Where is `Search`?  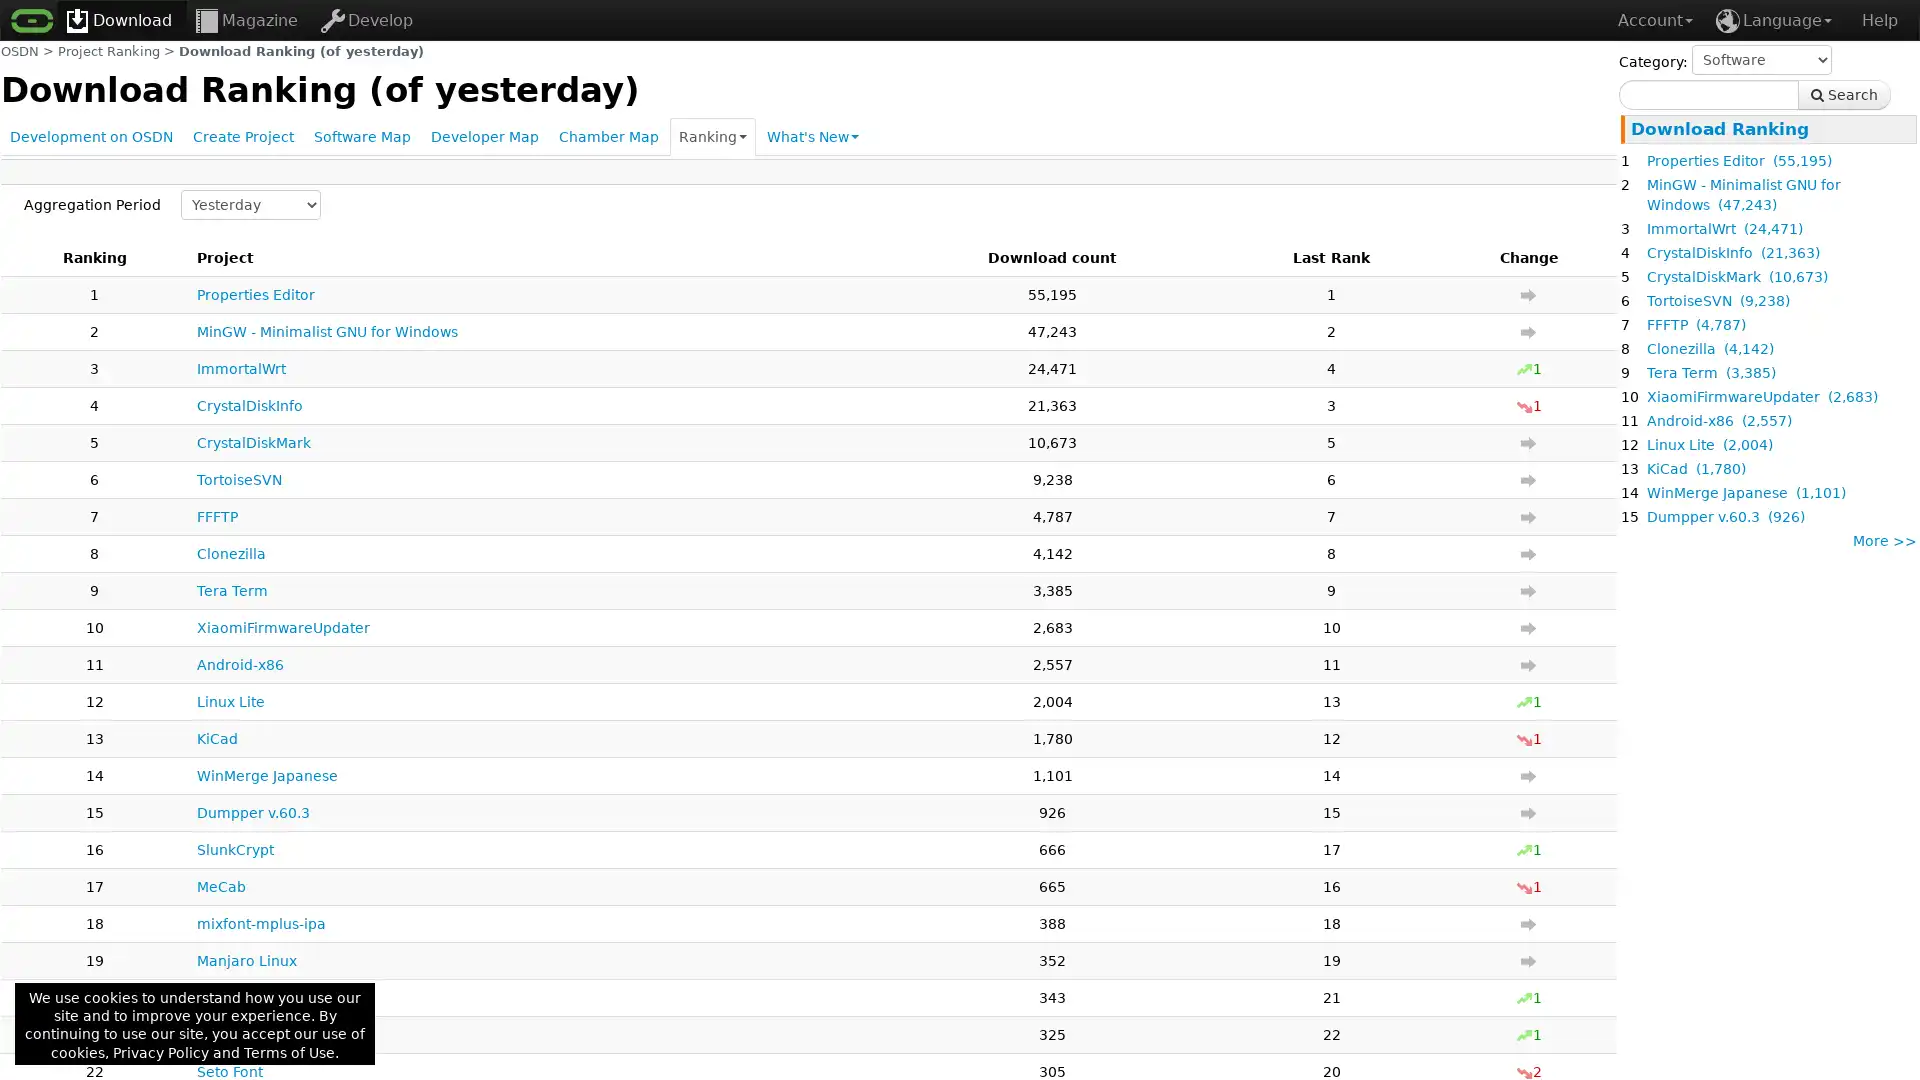
Search is located at coordinates (1843, 95).